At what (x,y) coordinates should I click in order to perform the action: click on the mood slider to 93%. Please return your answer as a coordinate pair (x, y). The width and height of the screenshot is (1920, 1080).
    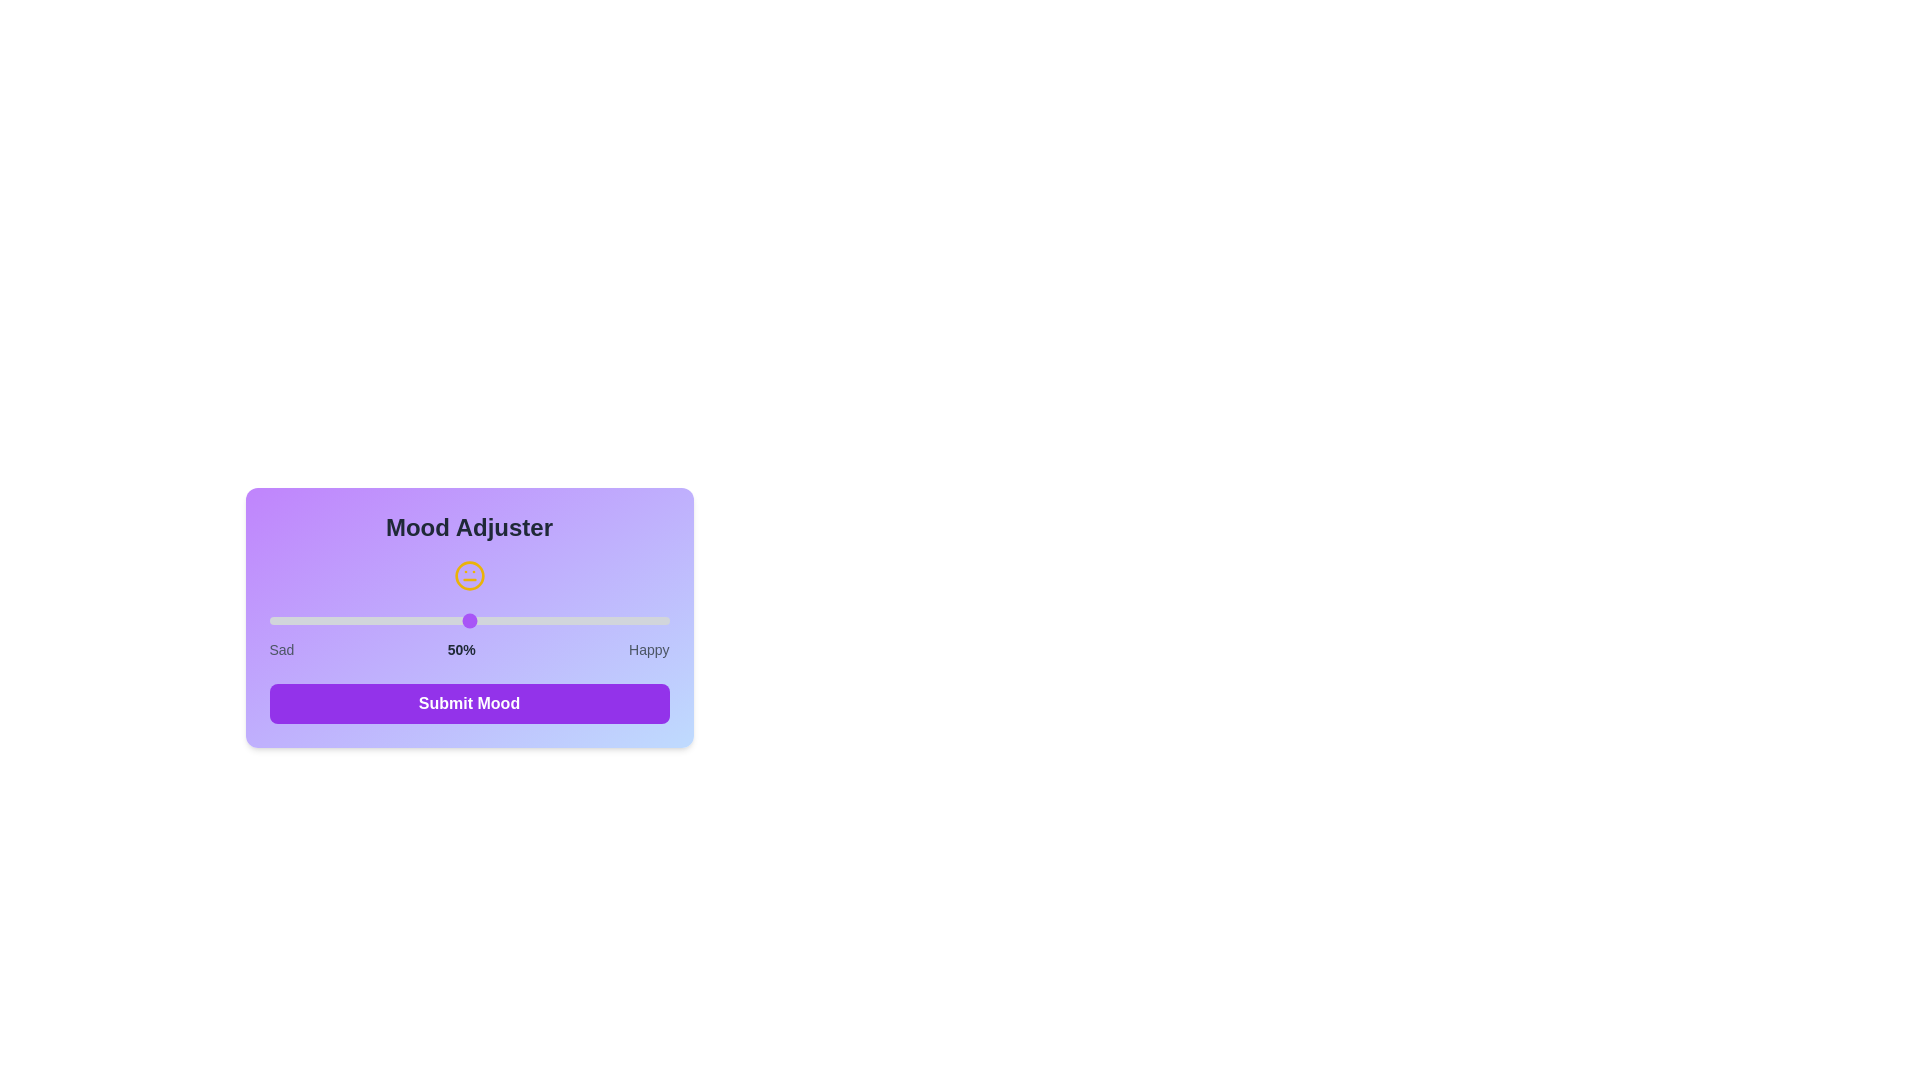
    Looking at the image, I should click on (641, 620).